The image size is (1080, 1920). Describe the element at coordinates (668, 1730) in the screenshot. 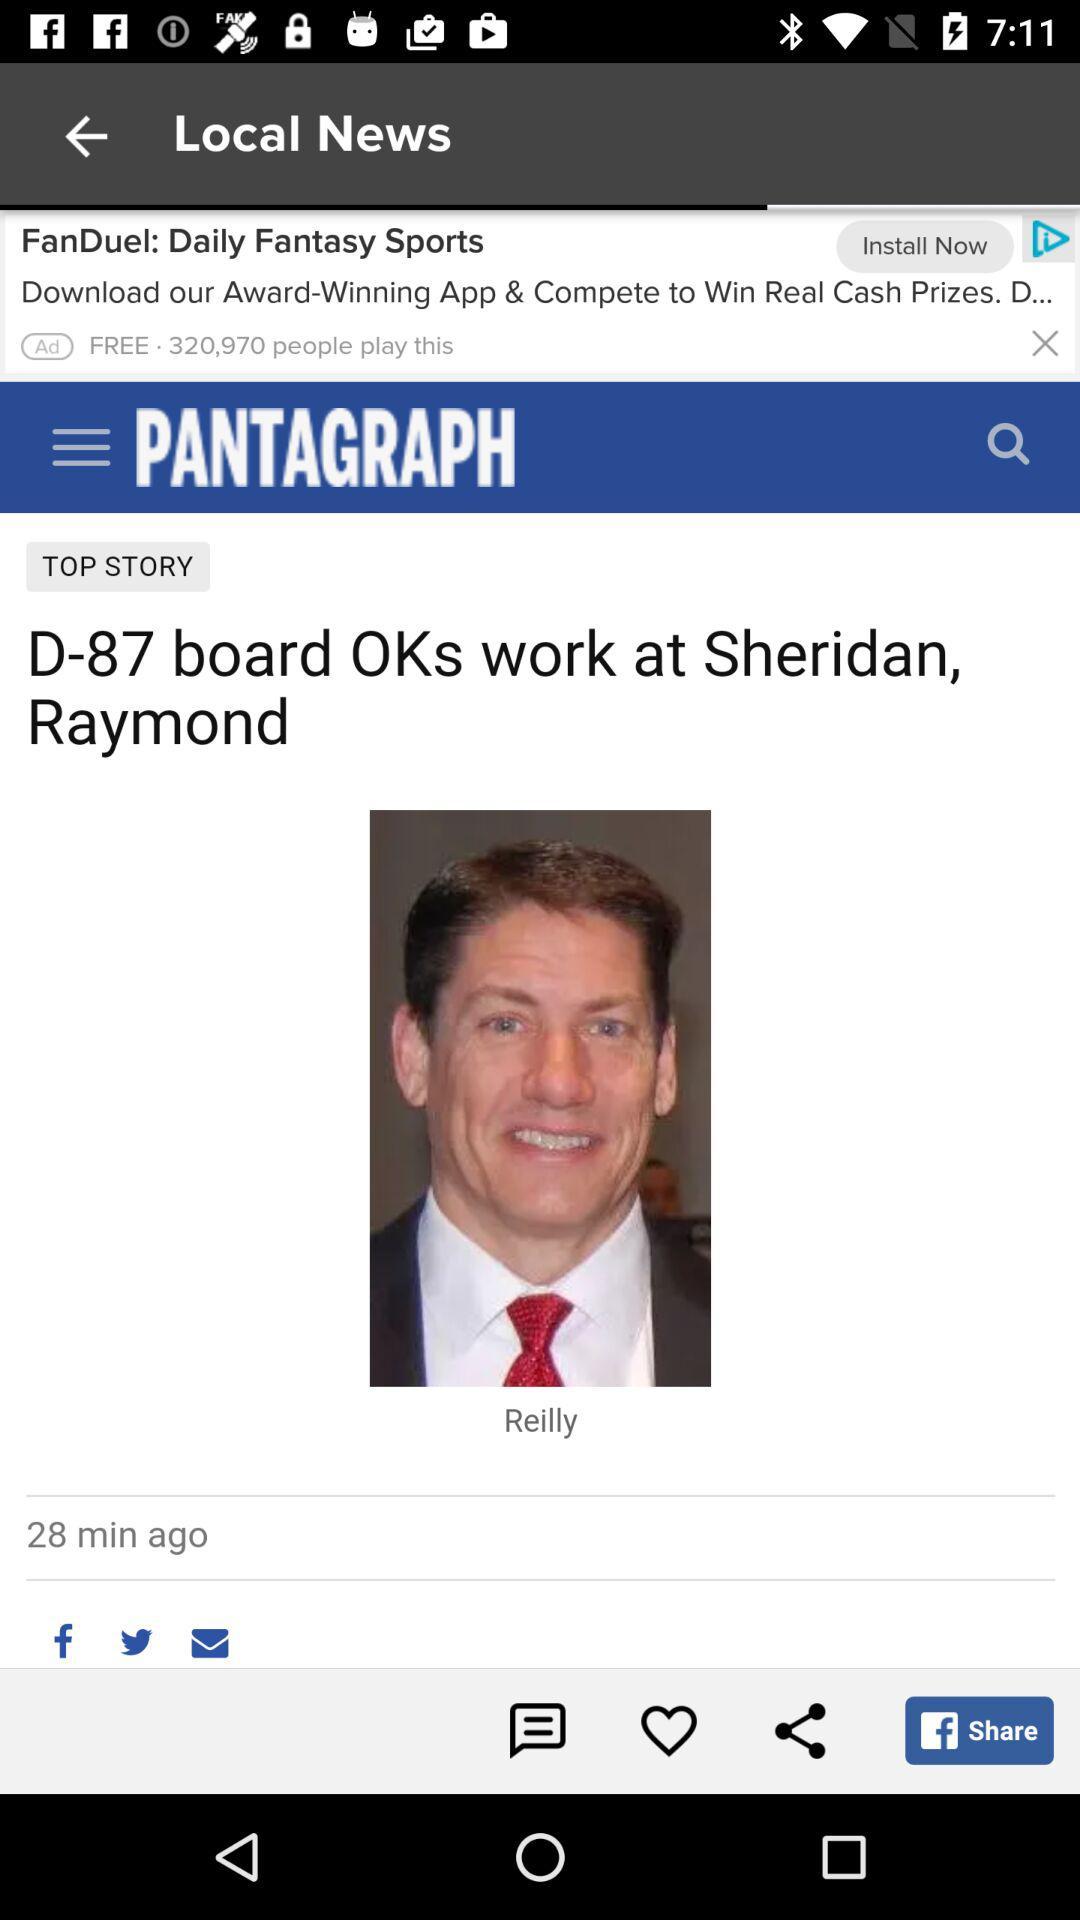

I see `favorites it` at that location.